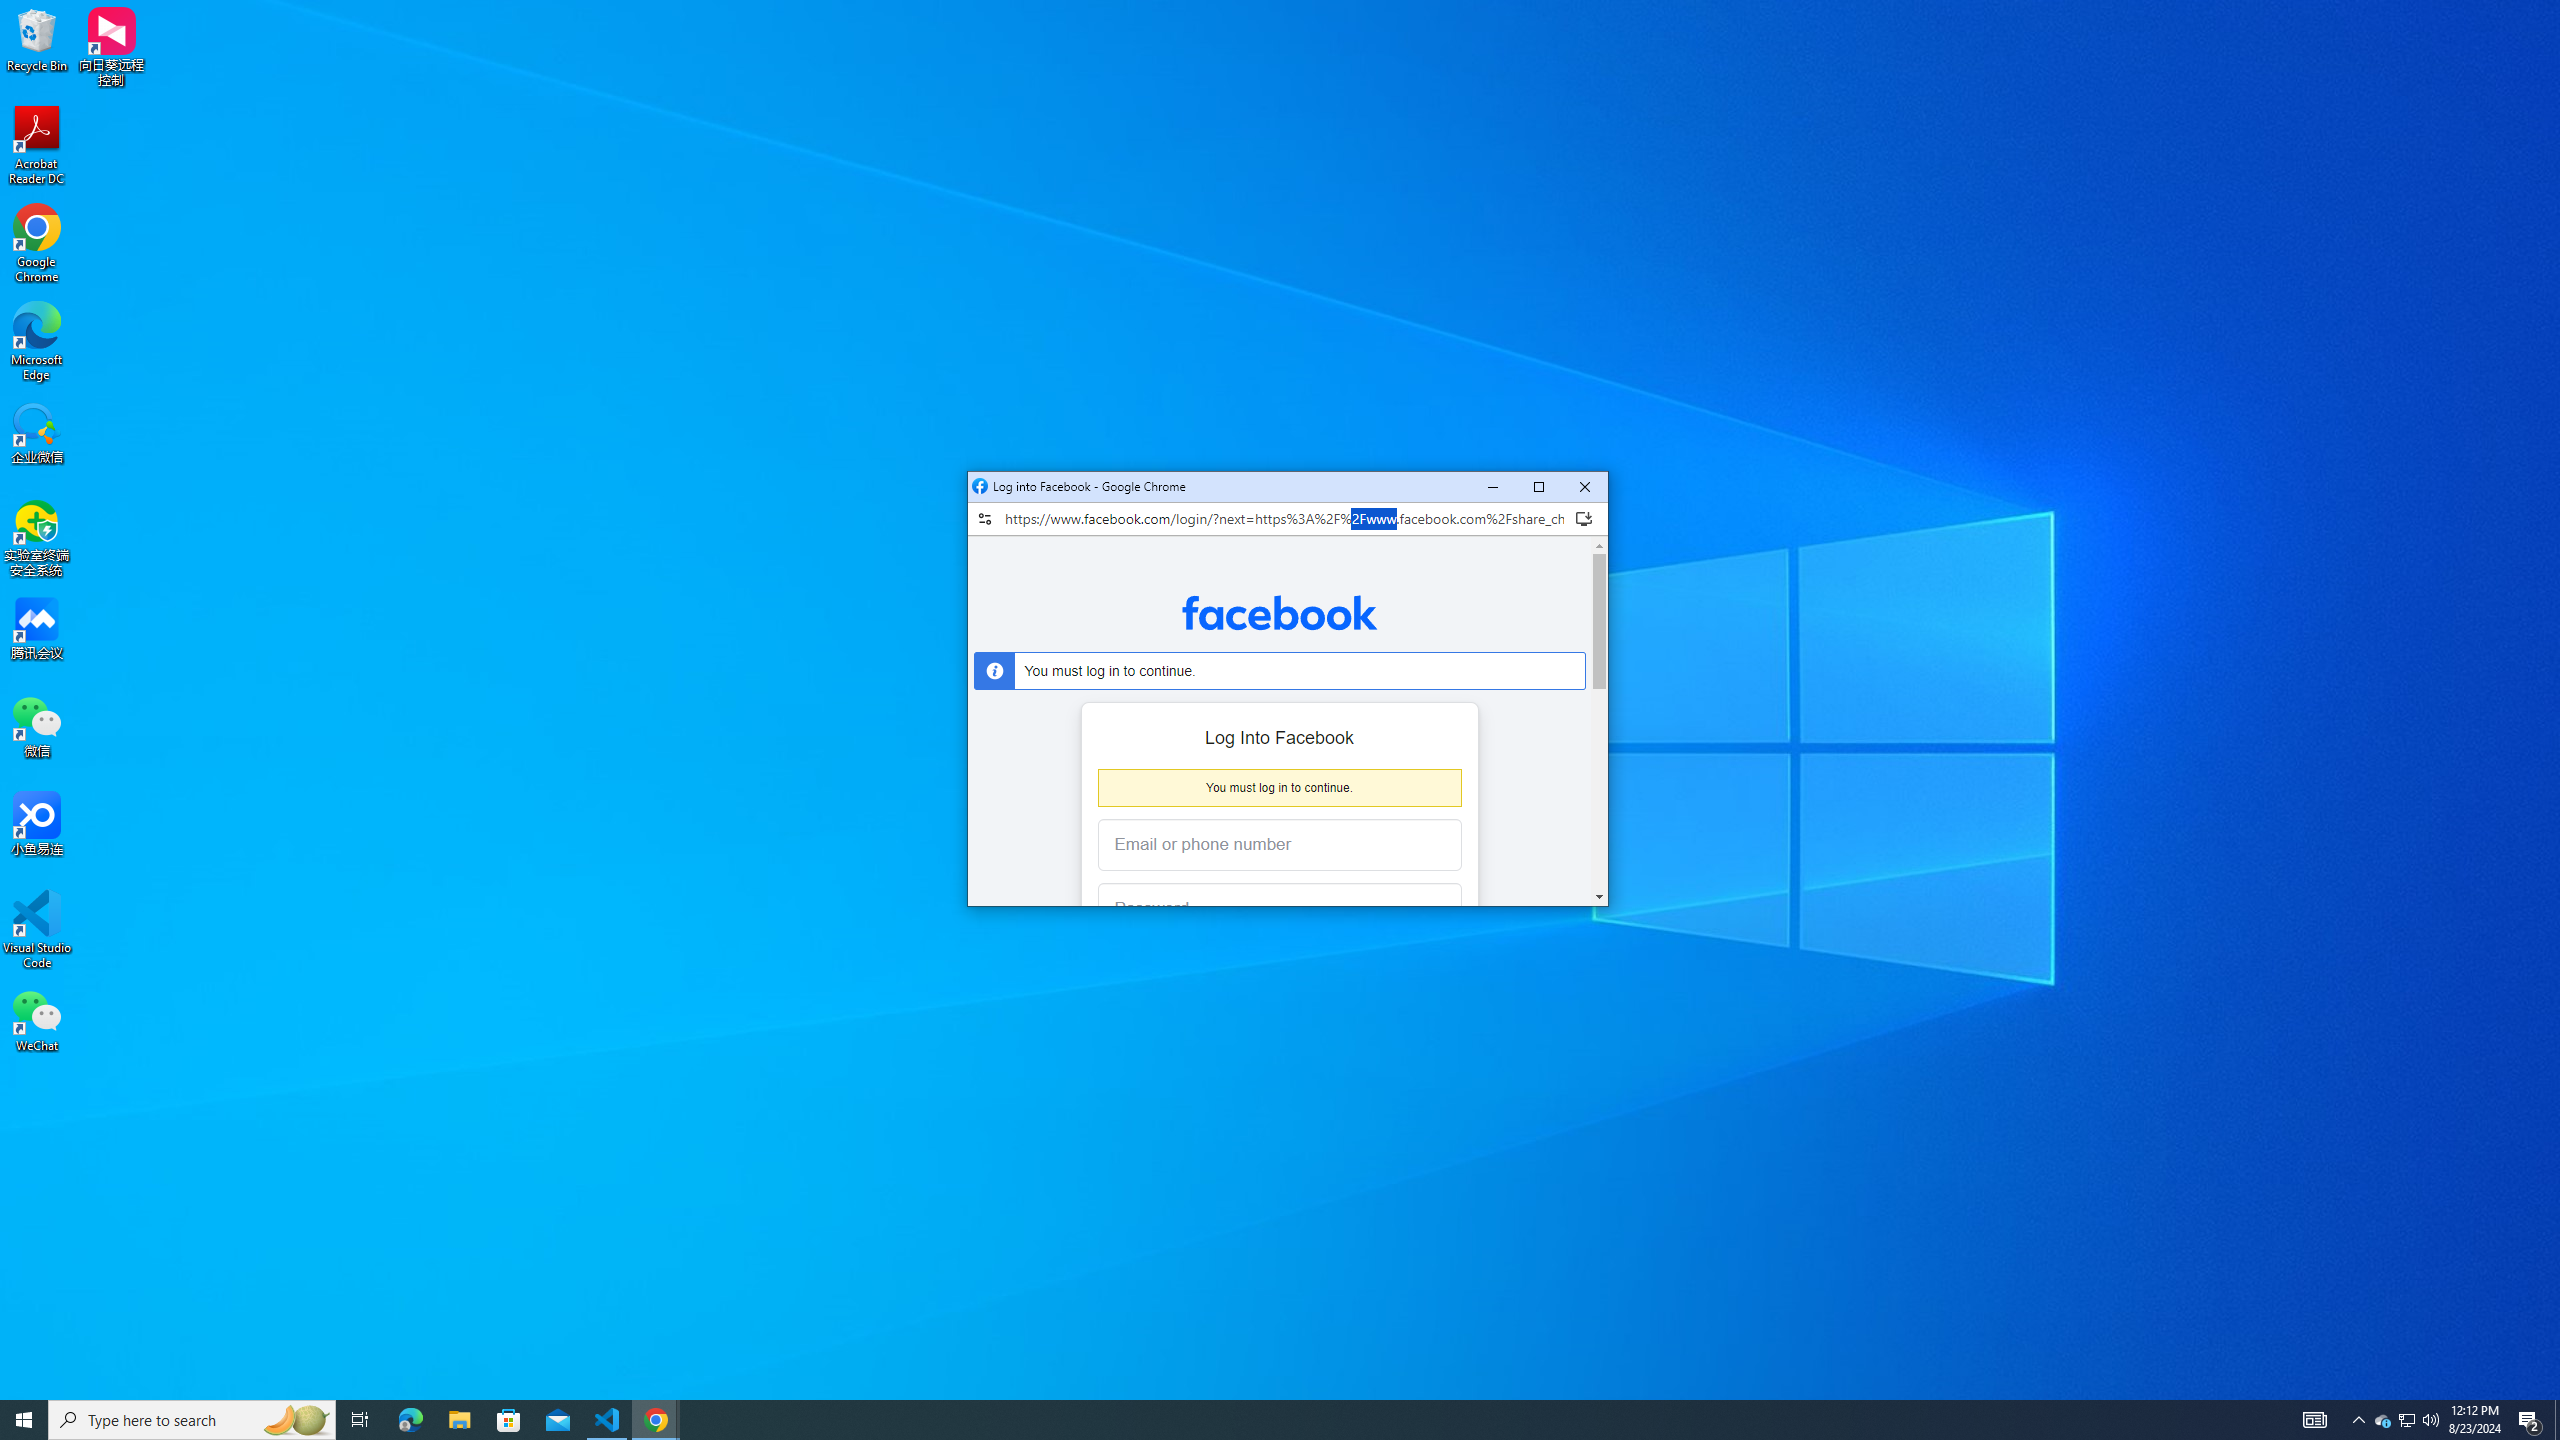 Image resolution: width=2560 pixels, height=1440 pixels. Describe the element at coordinates (2429, 1418) in the screenshot. I see `'Action Center, 2 new notifications'` at that location.